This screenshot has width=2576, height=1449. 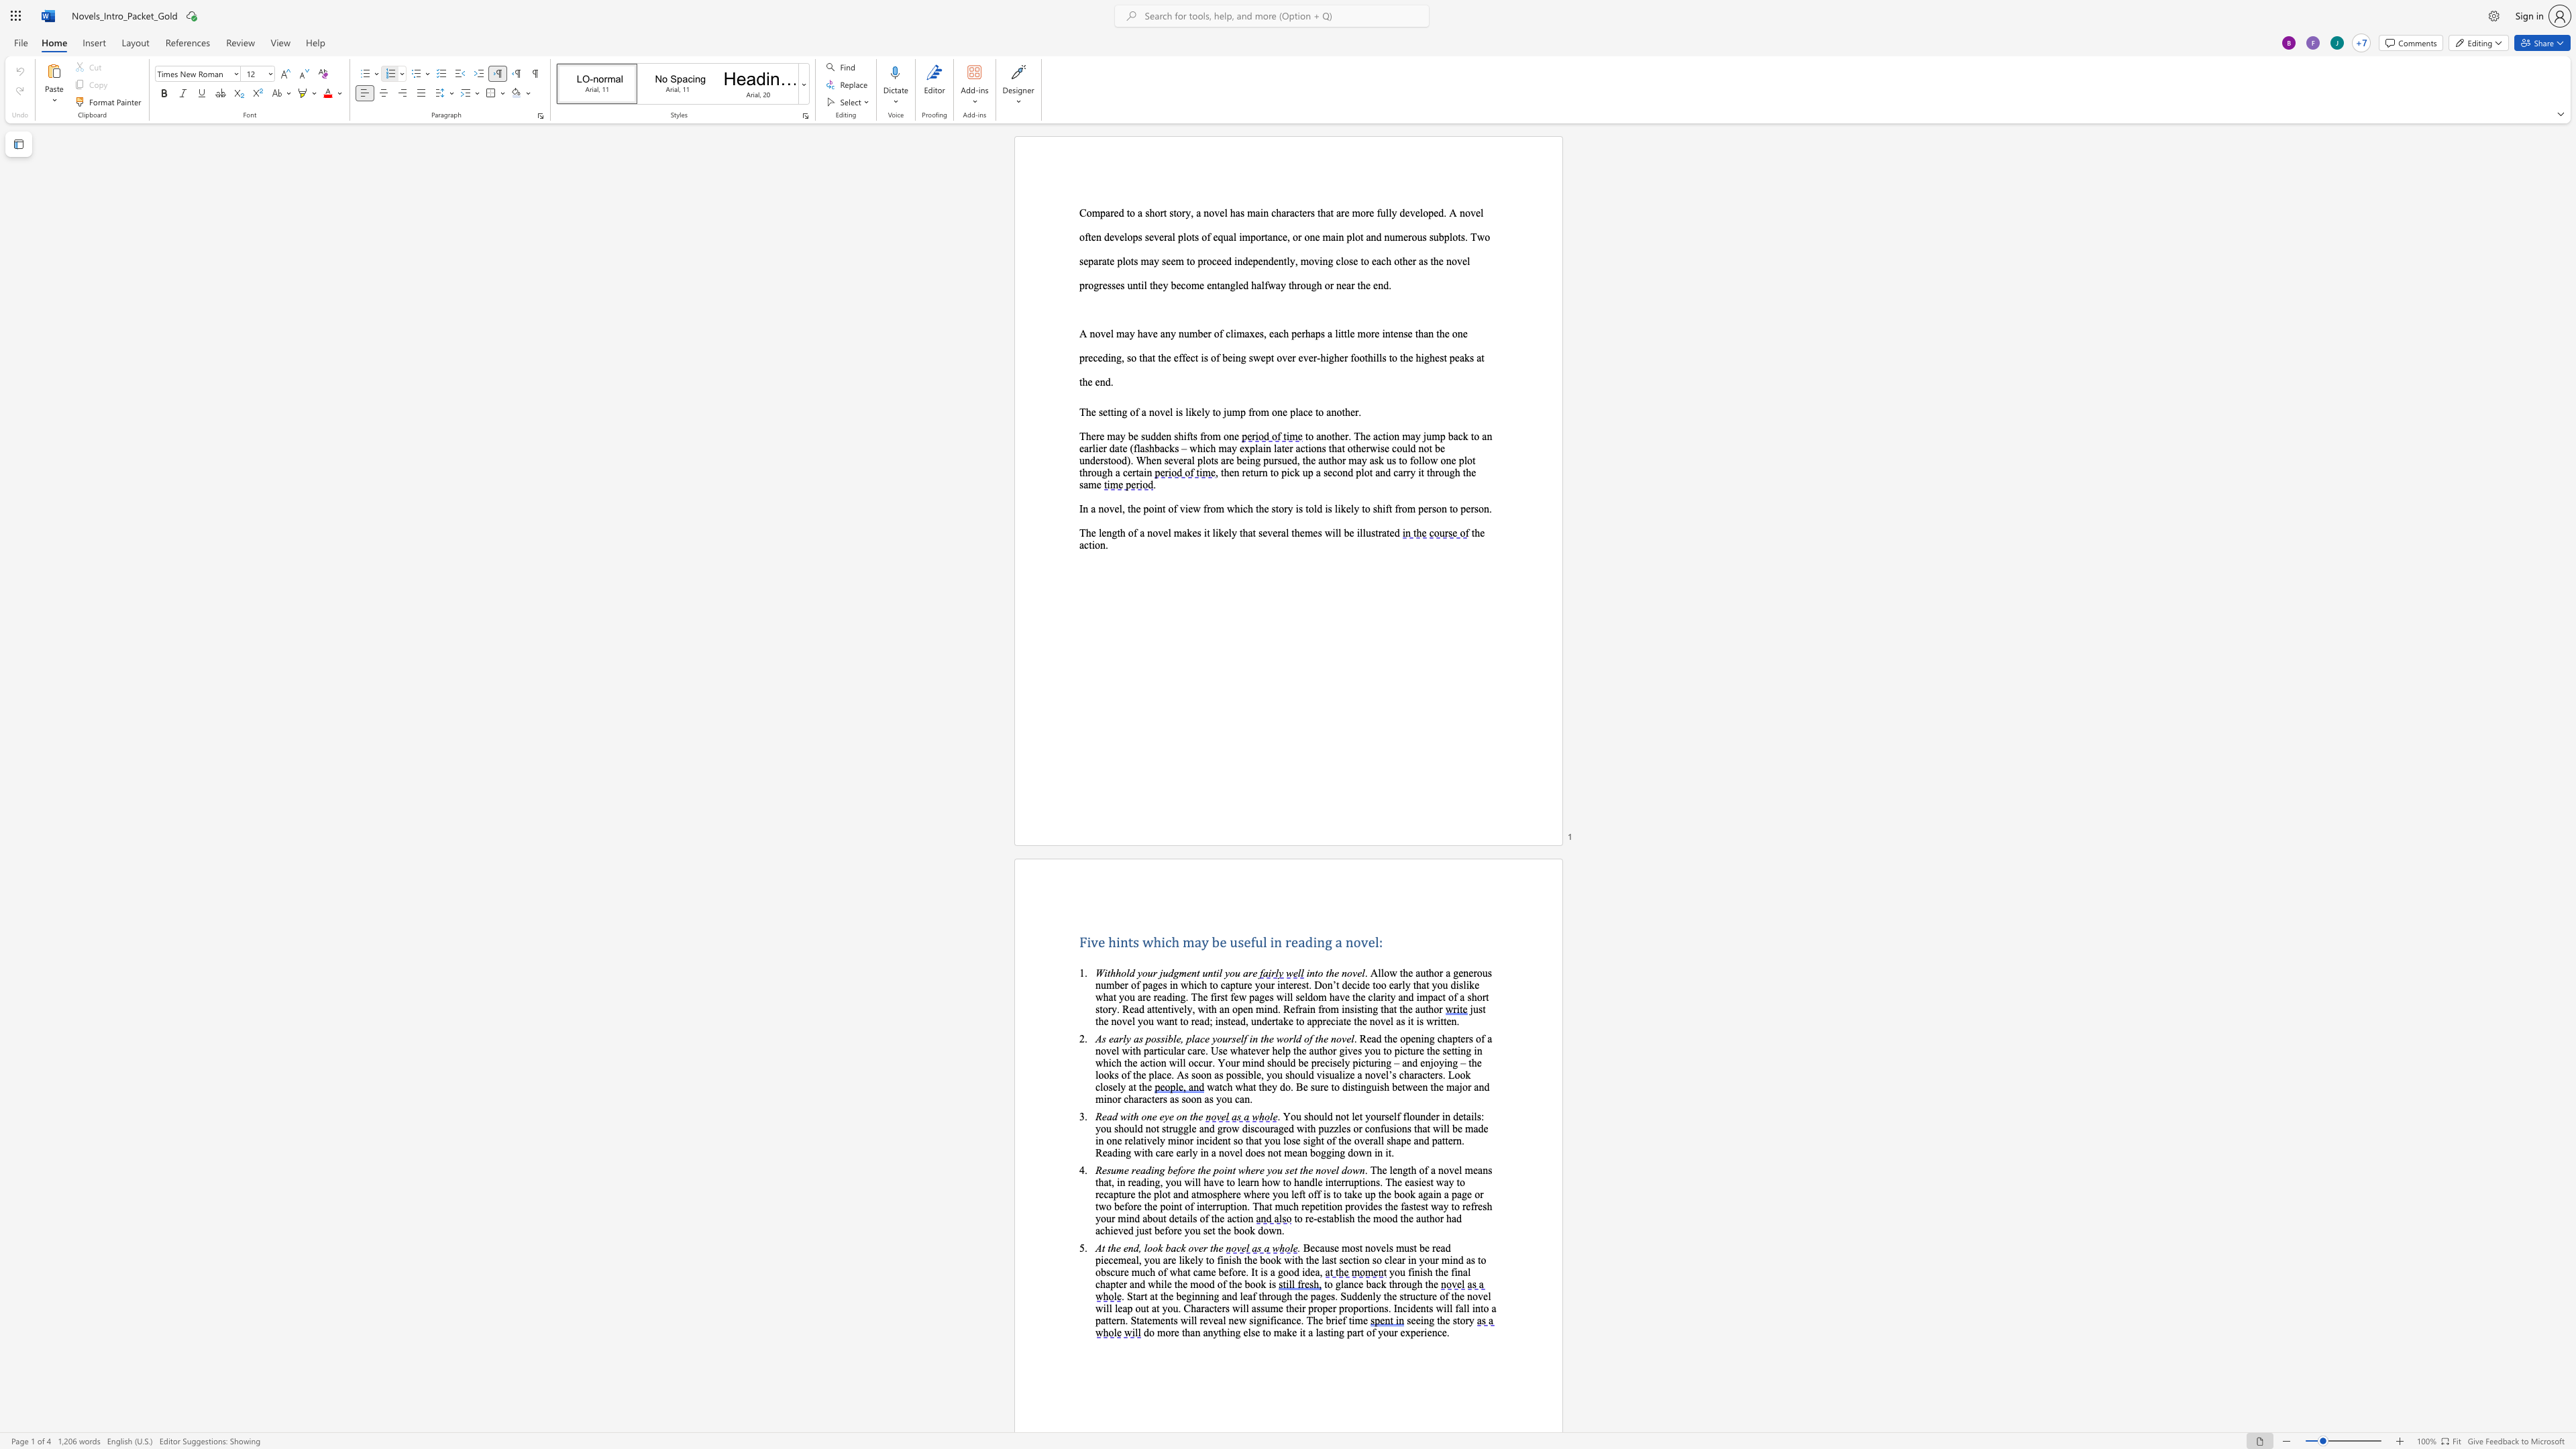 What do you see at coordinates (1169, 1248) in the screenshot?
I see `the space between the continuous character "b" and "a" in the text` at bounding box center [1169, 1248].